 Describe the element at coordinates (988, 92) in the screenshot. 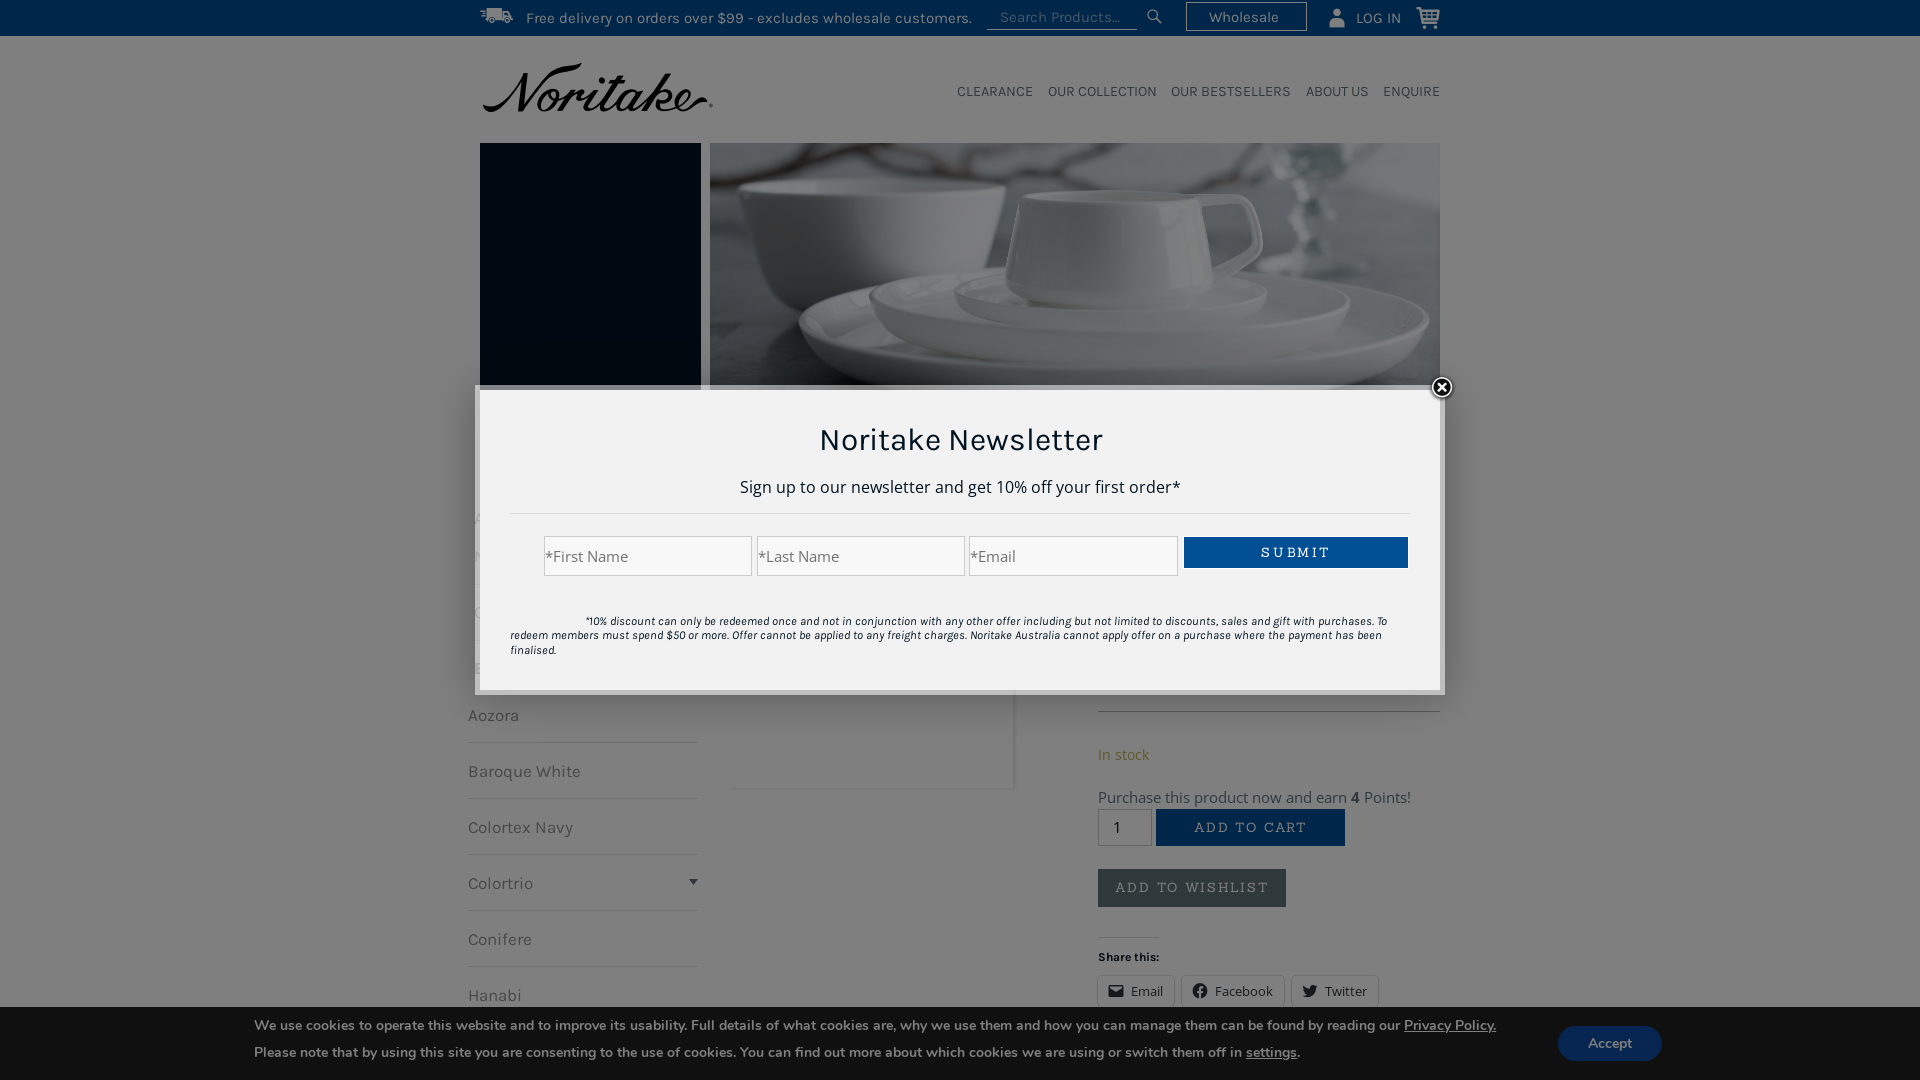

I see `'CLEARANCE'` at that location.